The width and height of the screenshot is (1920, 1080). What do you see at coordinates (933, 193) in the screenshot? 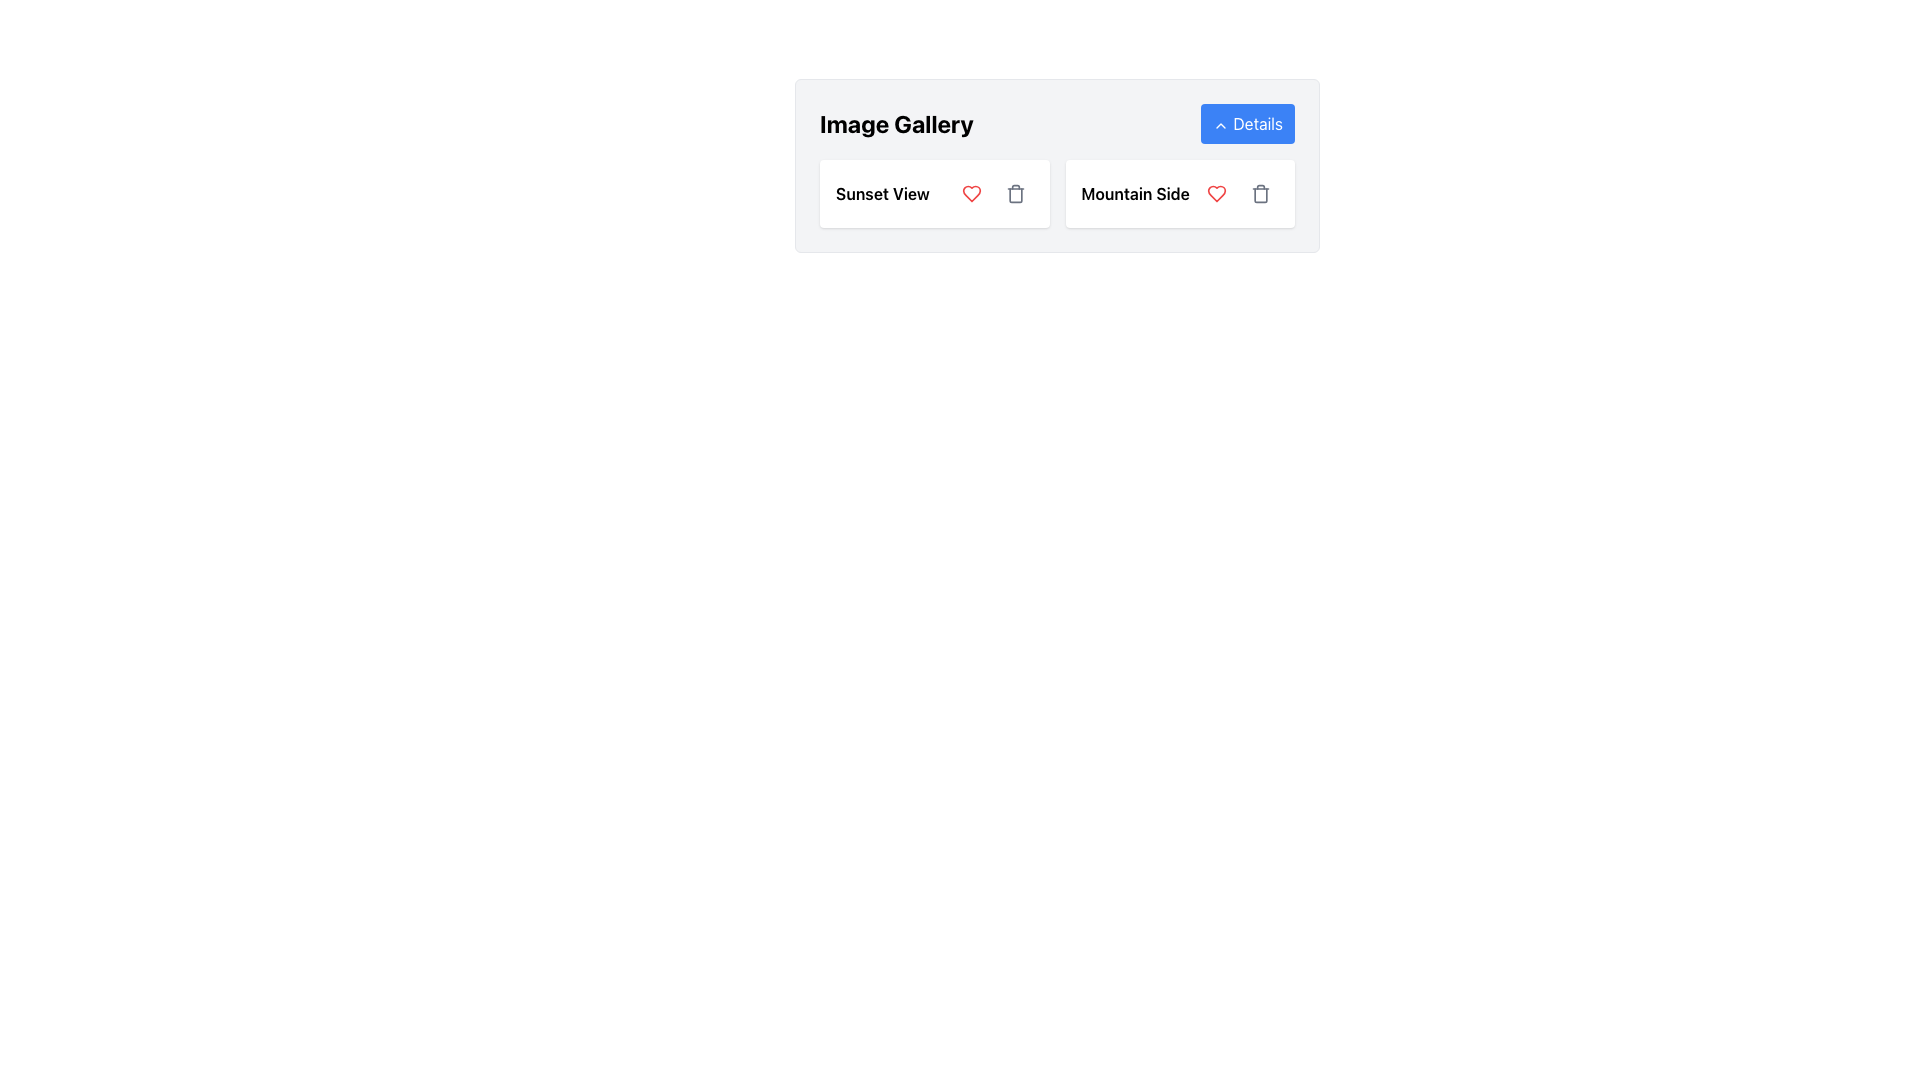
I see `the text of the first card item in the gallery` at bounding box center [933, 193].